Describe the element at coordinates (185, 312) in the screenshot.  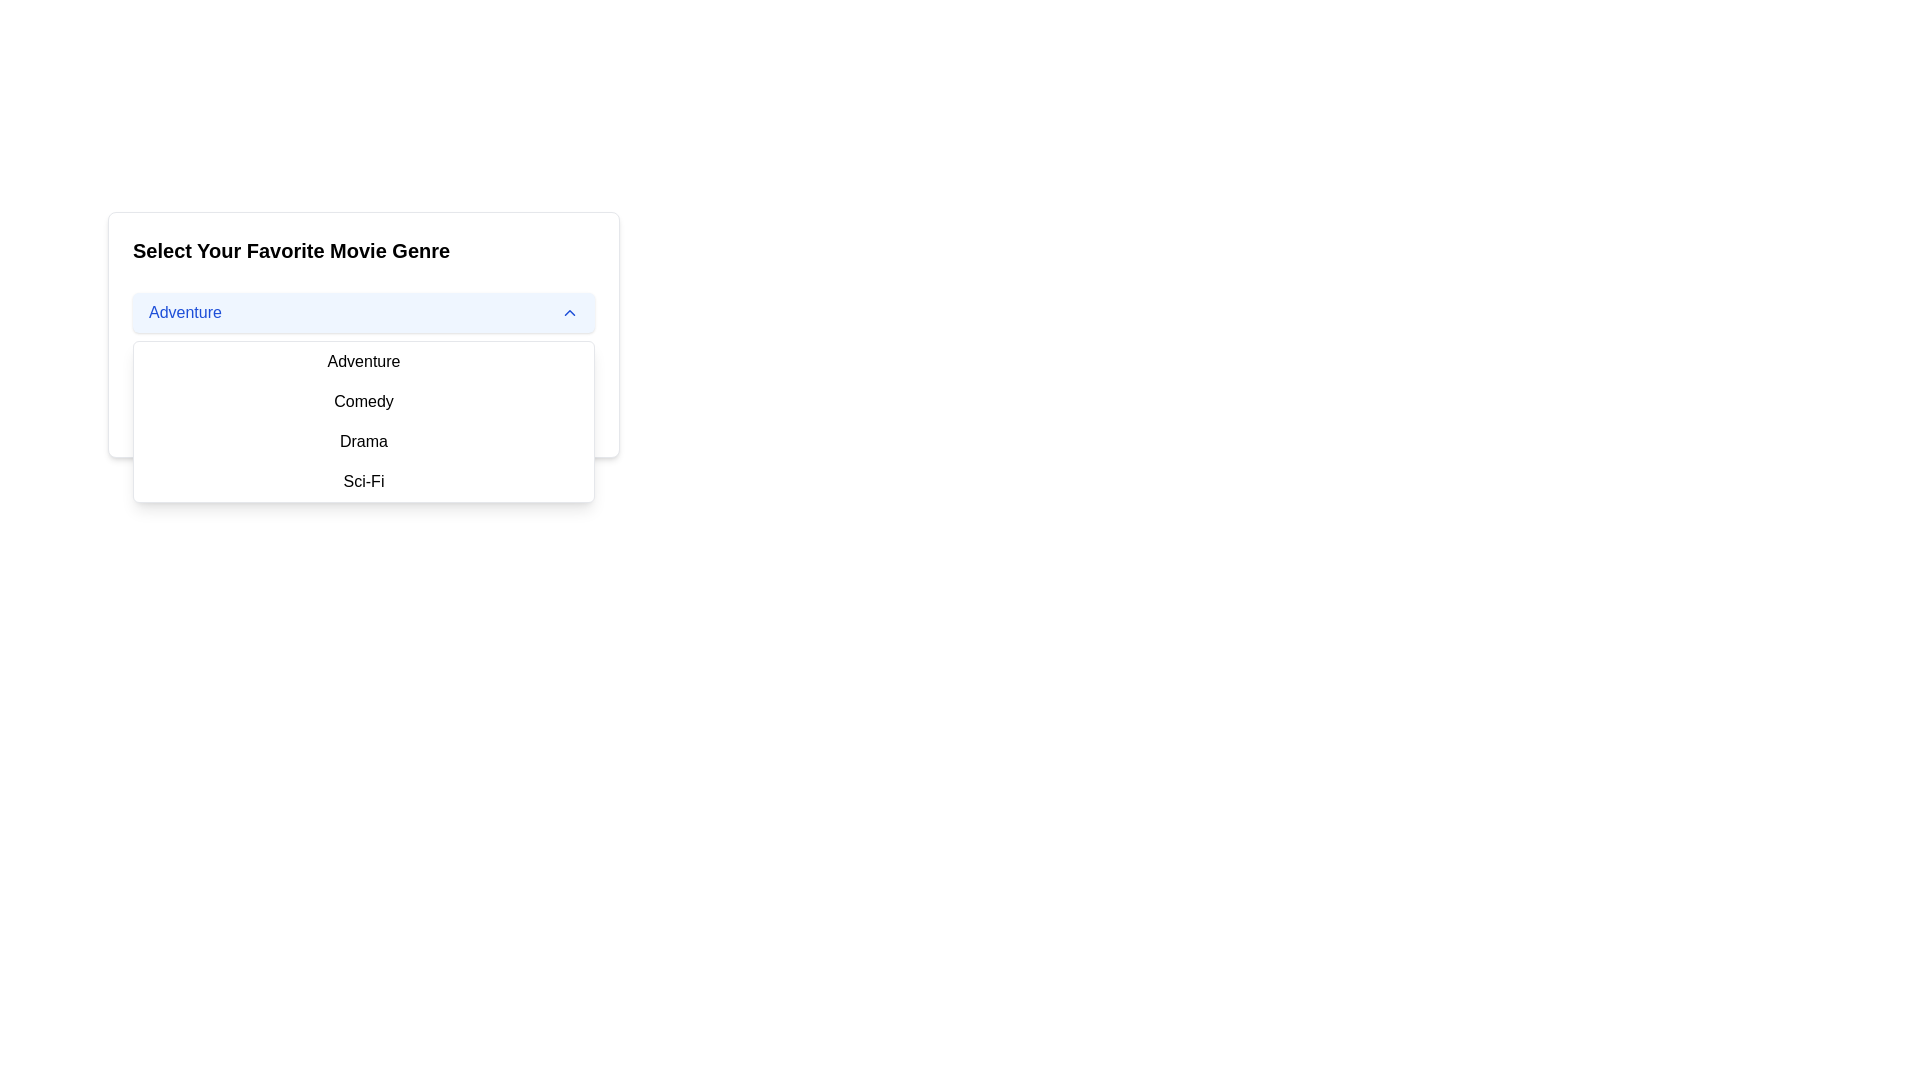
I see `the text label 'Adventure' which is displayed in bold blue font within the dropdown menu` at that location.